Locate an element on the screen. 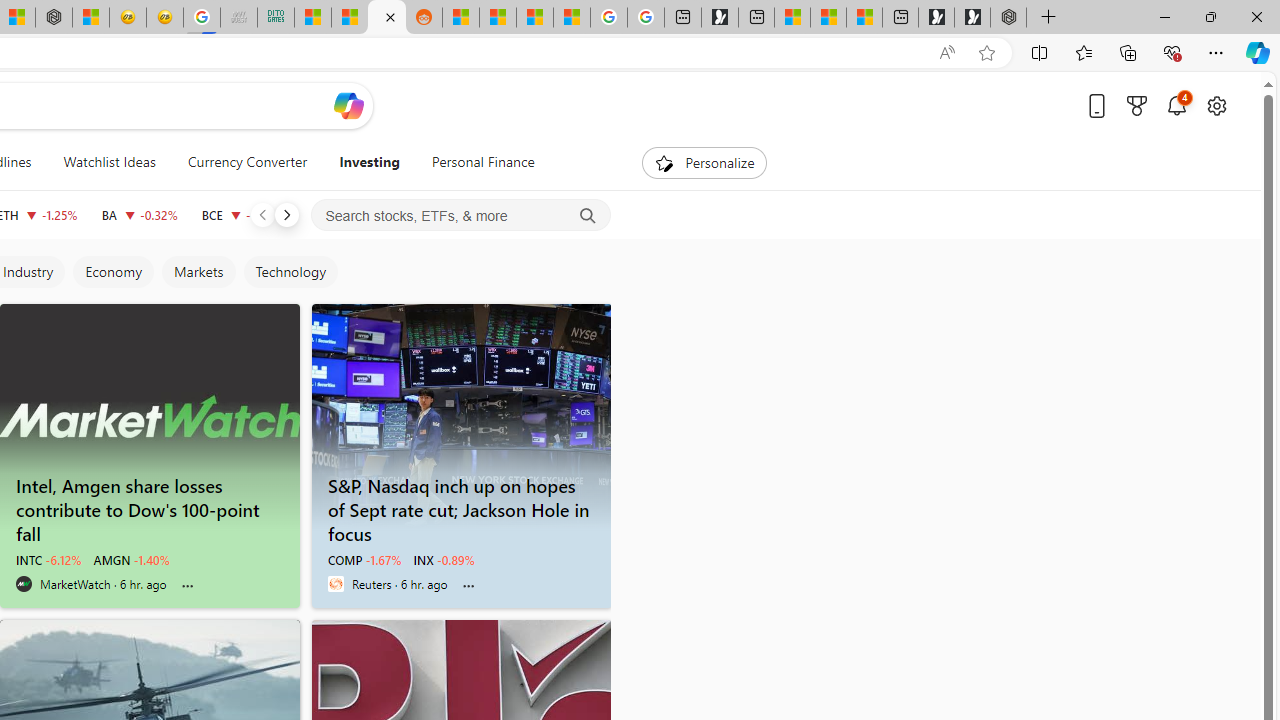 The height and width of the screenshot is (720, 1280). 'Reuters' is located at coordinates (335, 583).